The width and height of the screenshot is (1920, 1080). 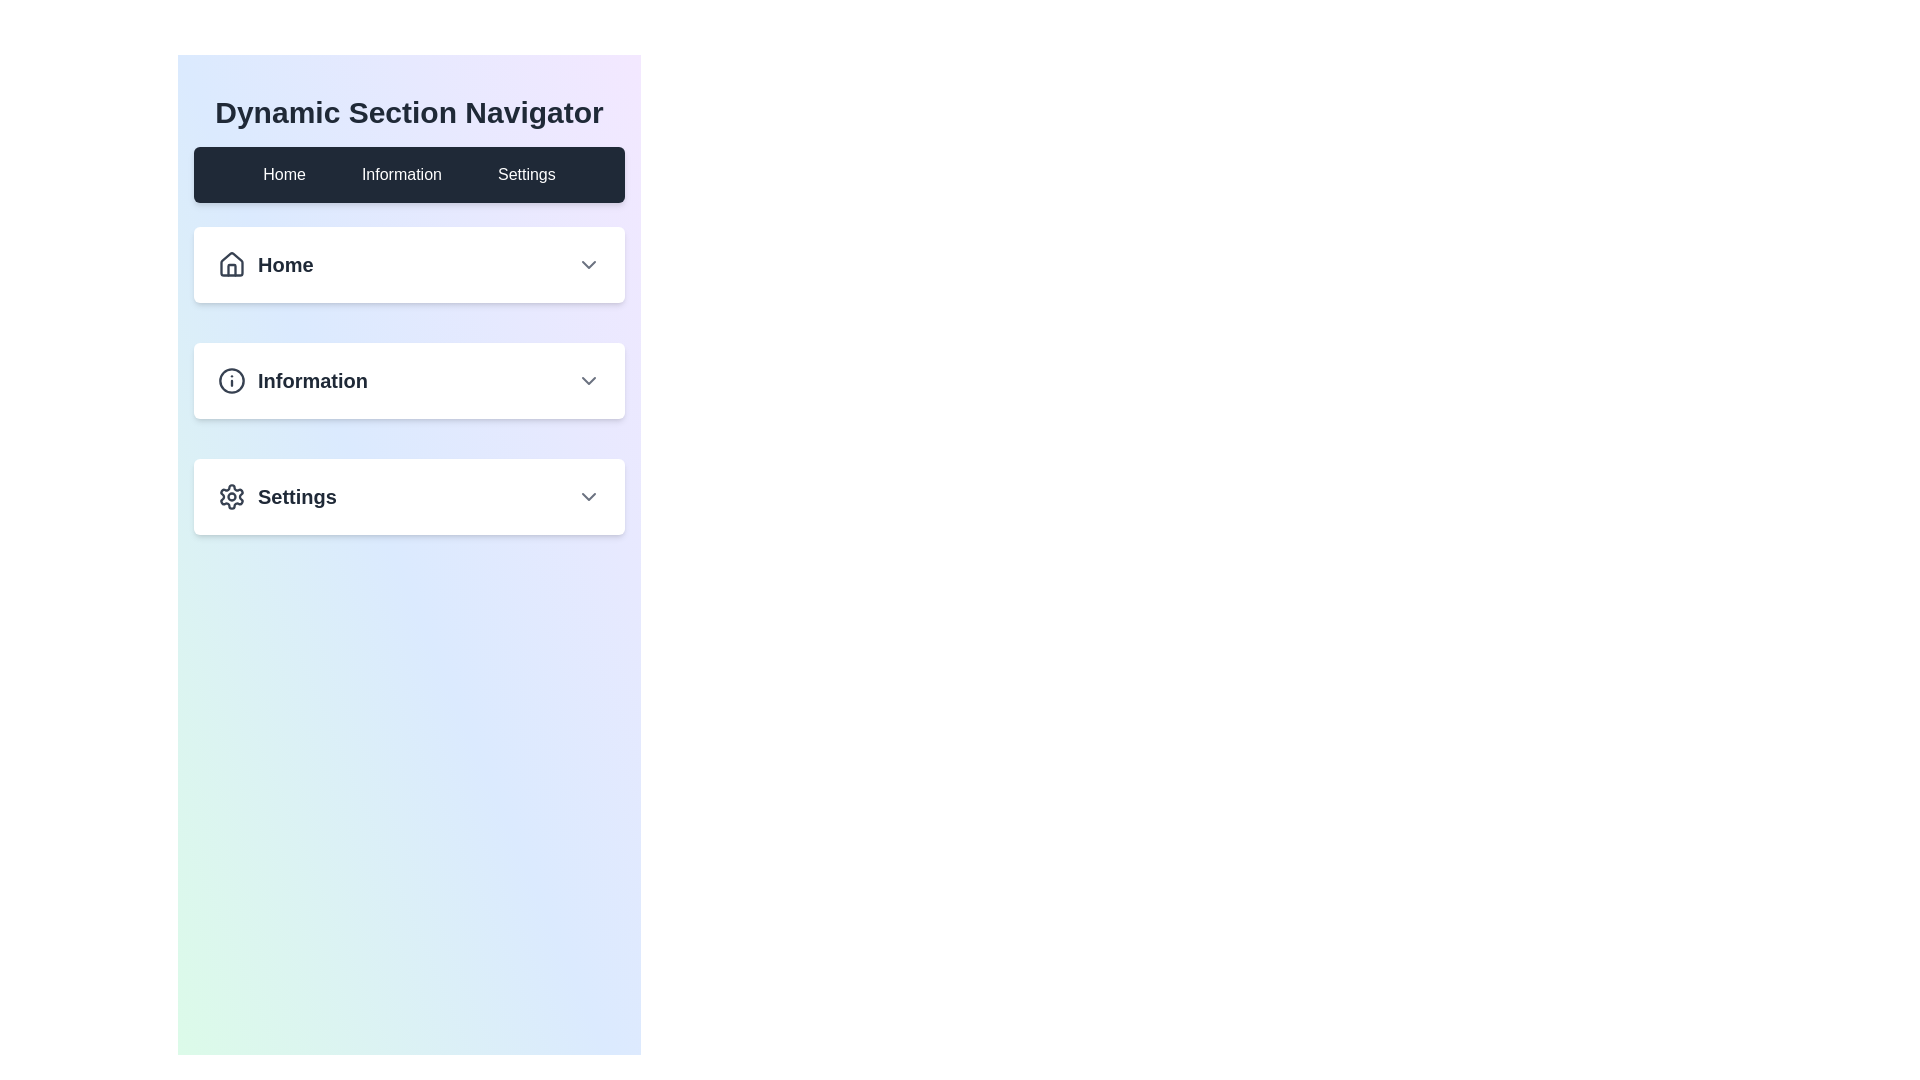 What do you see at coordinates (264, 264) in the screenshot?
I see `the 'Home' navigation link, which is the first entry in the vertical list of navigational options` at bounding box center [264, 264].